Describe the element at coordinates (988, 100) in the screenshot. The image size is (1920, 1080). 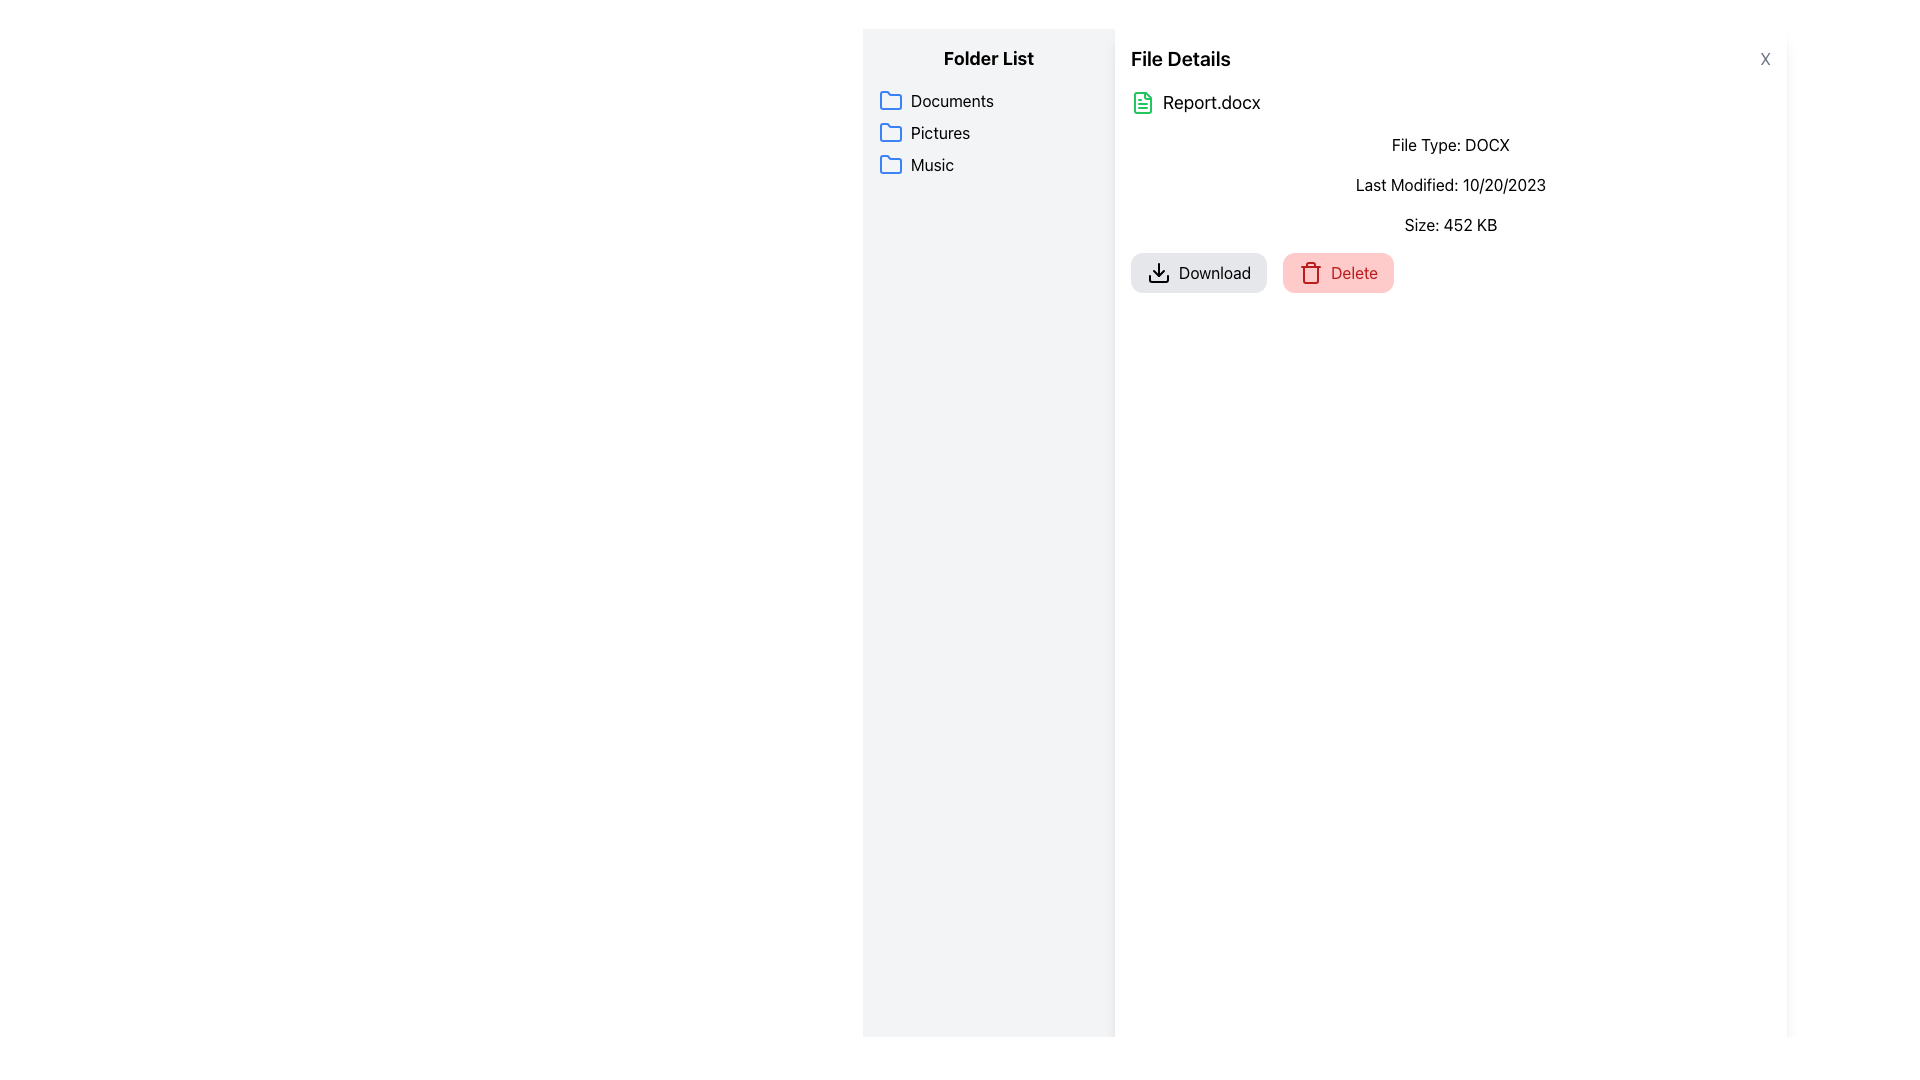
I see `the 'Documents' label, which is the first item in the 'Folder List' section` at that location.